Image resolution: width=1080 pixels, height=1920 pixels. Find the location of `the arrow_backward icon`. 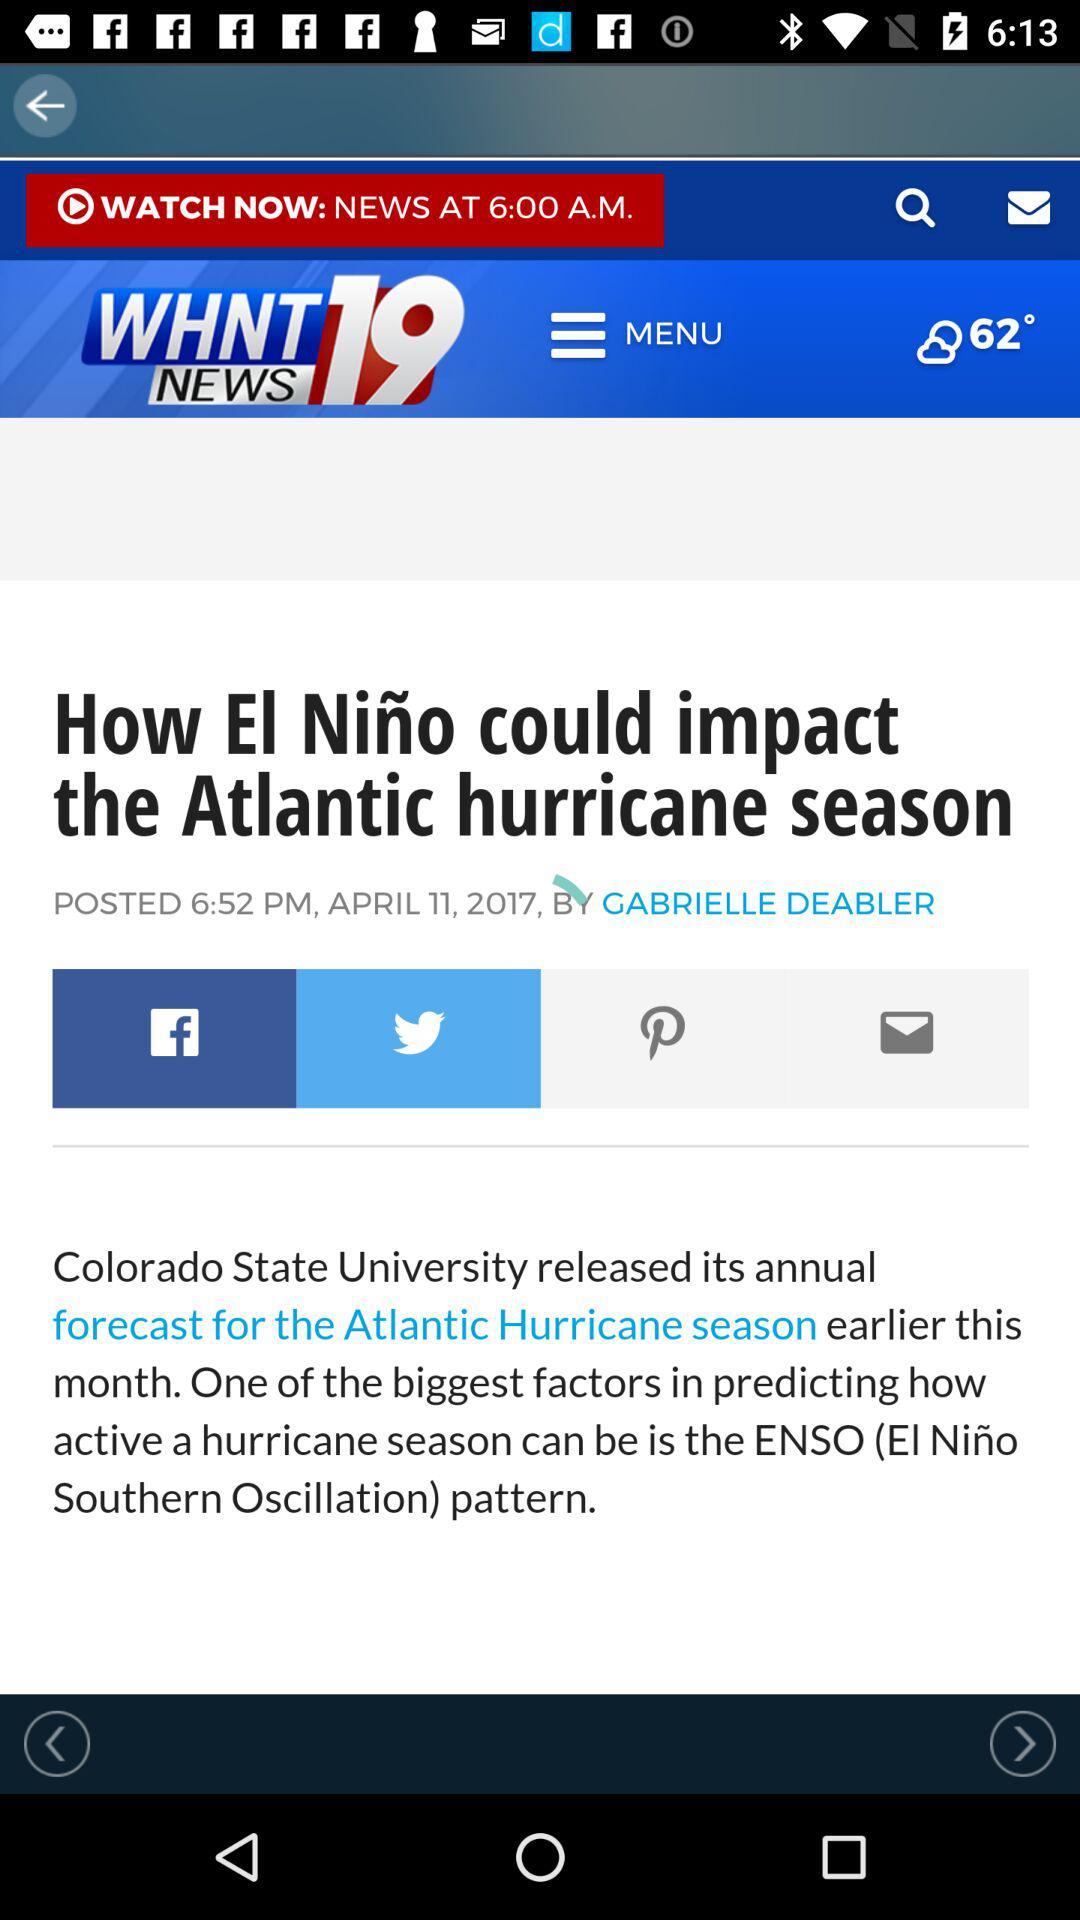

the arrow_backward icon is located at coordinates (57, 104).